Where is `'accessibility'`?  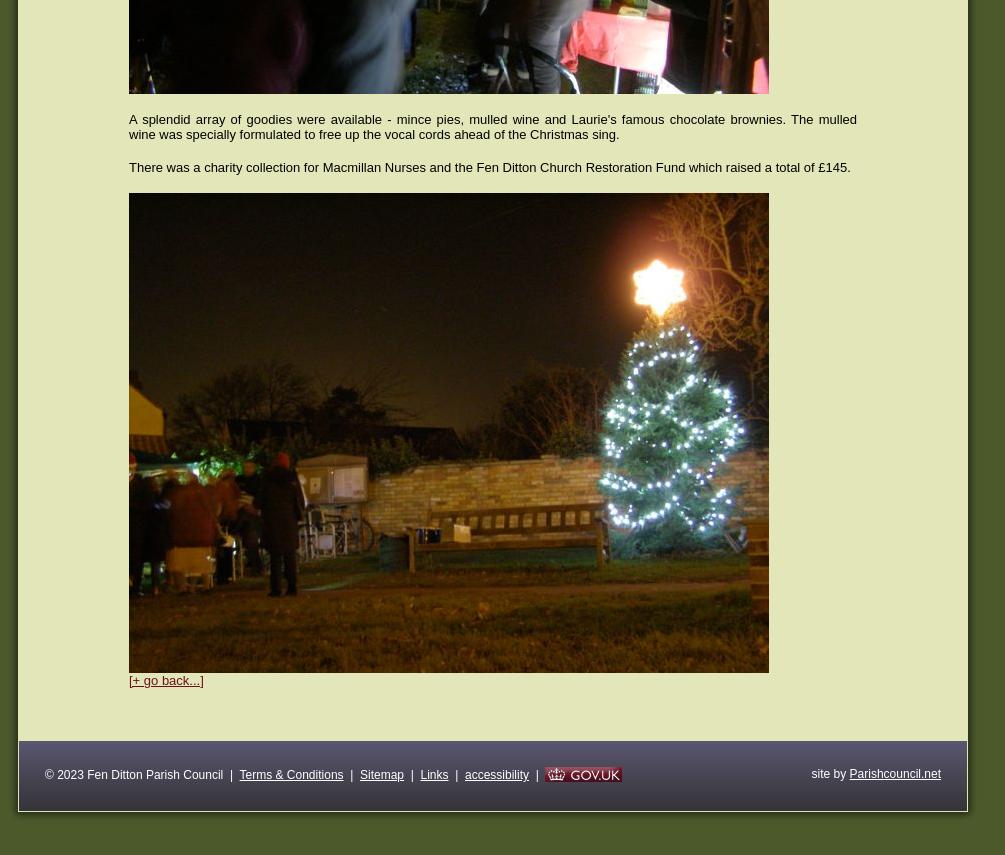 'accessibility' is located at coordinates (496, 773).